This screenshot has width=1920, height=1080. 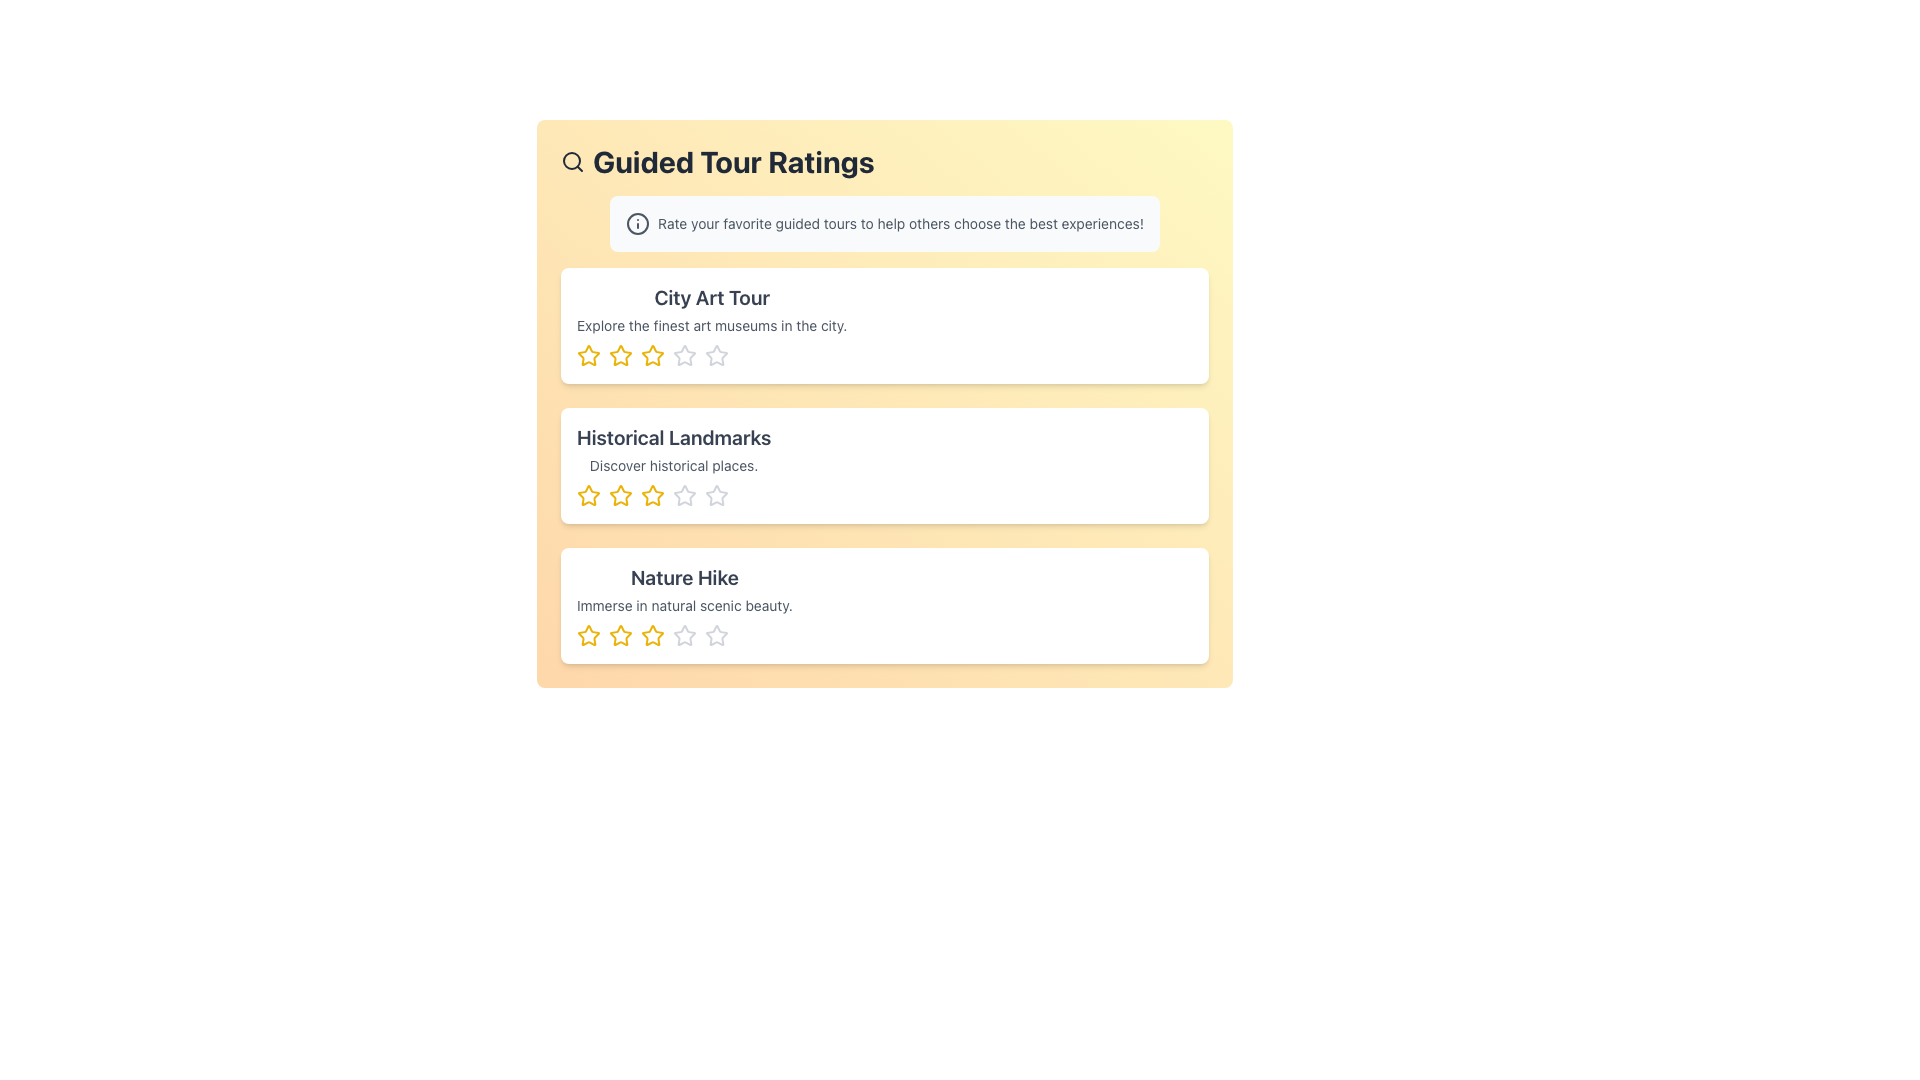 What do you see at coordinates (712, 354) in the screenshot?
I see `the fourth star in the star rating component under the 'City Art Tour' section` at bounding box center [712, 354].